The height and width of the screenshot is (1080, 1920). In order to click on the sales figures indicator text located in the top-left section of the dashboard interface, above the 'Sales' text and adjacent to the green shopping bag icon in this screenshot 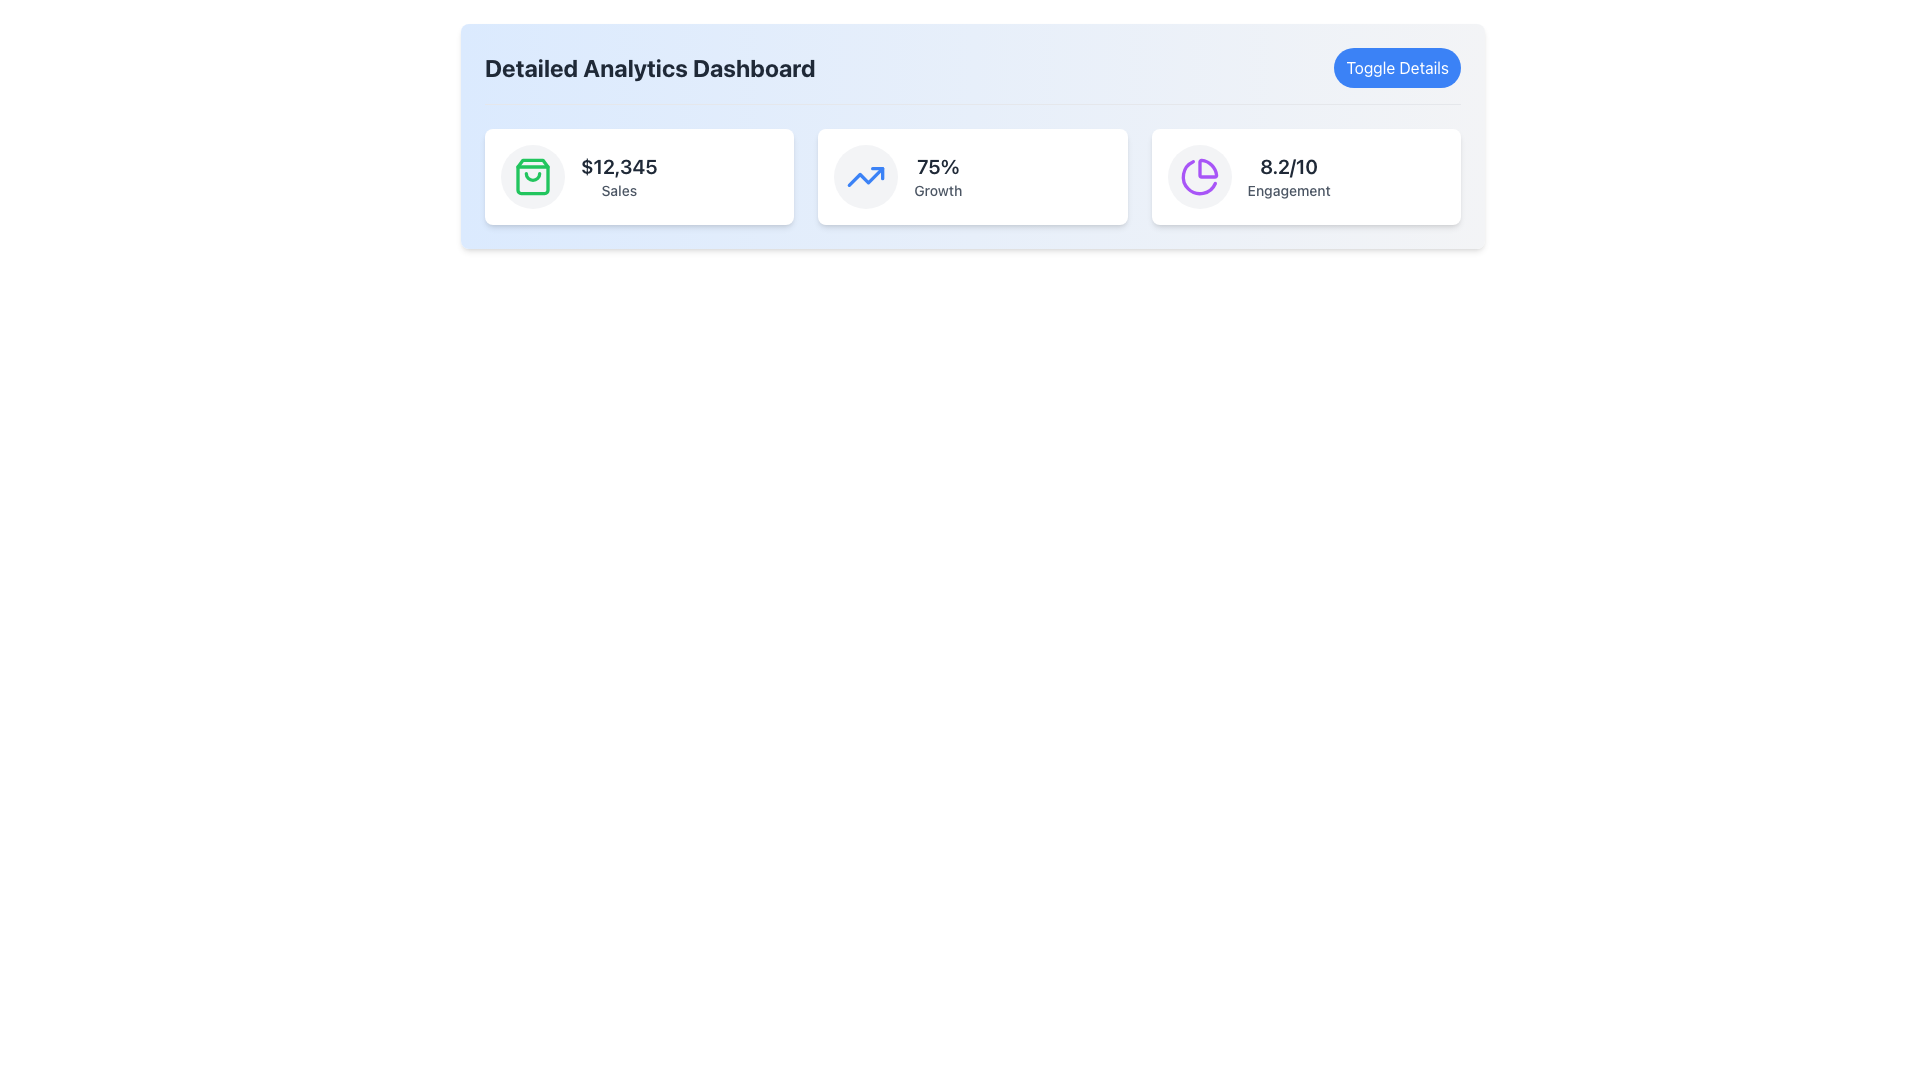, I will do `click(618, 165)`.